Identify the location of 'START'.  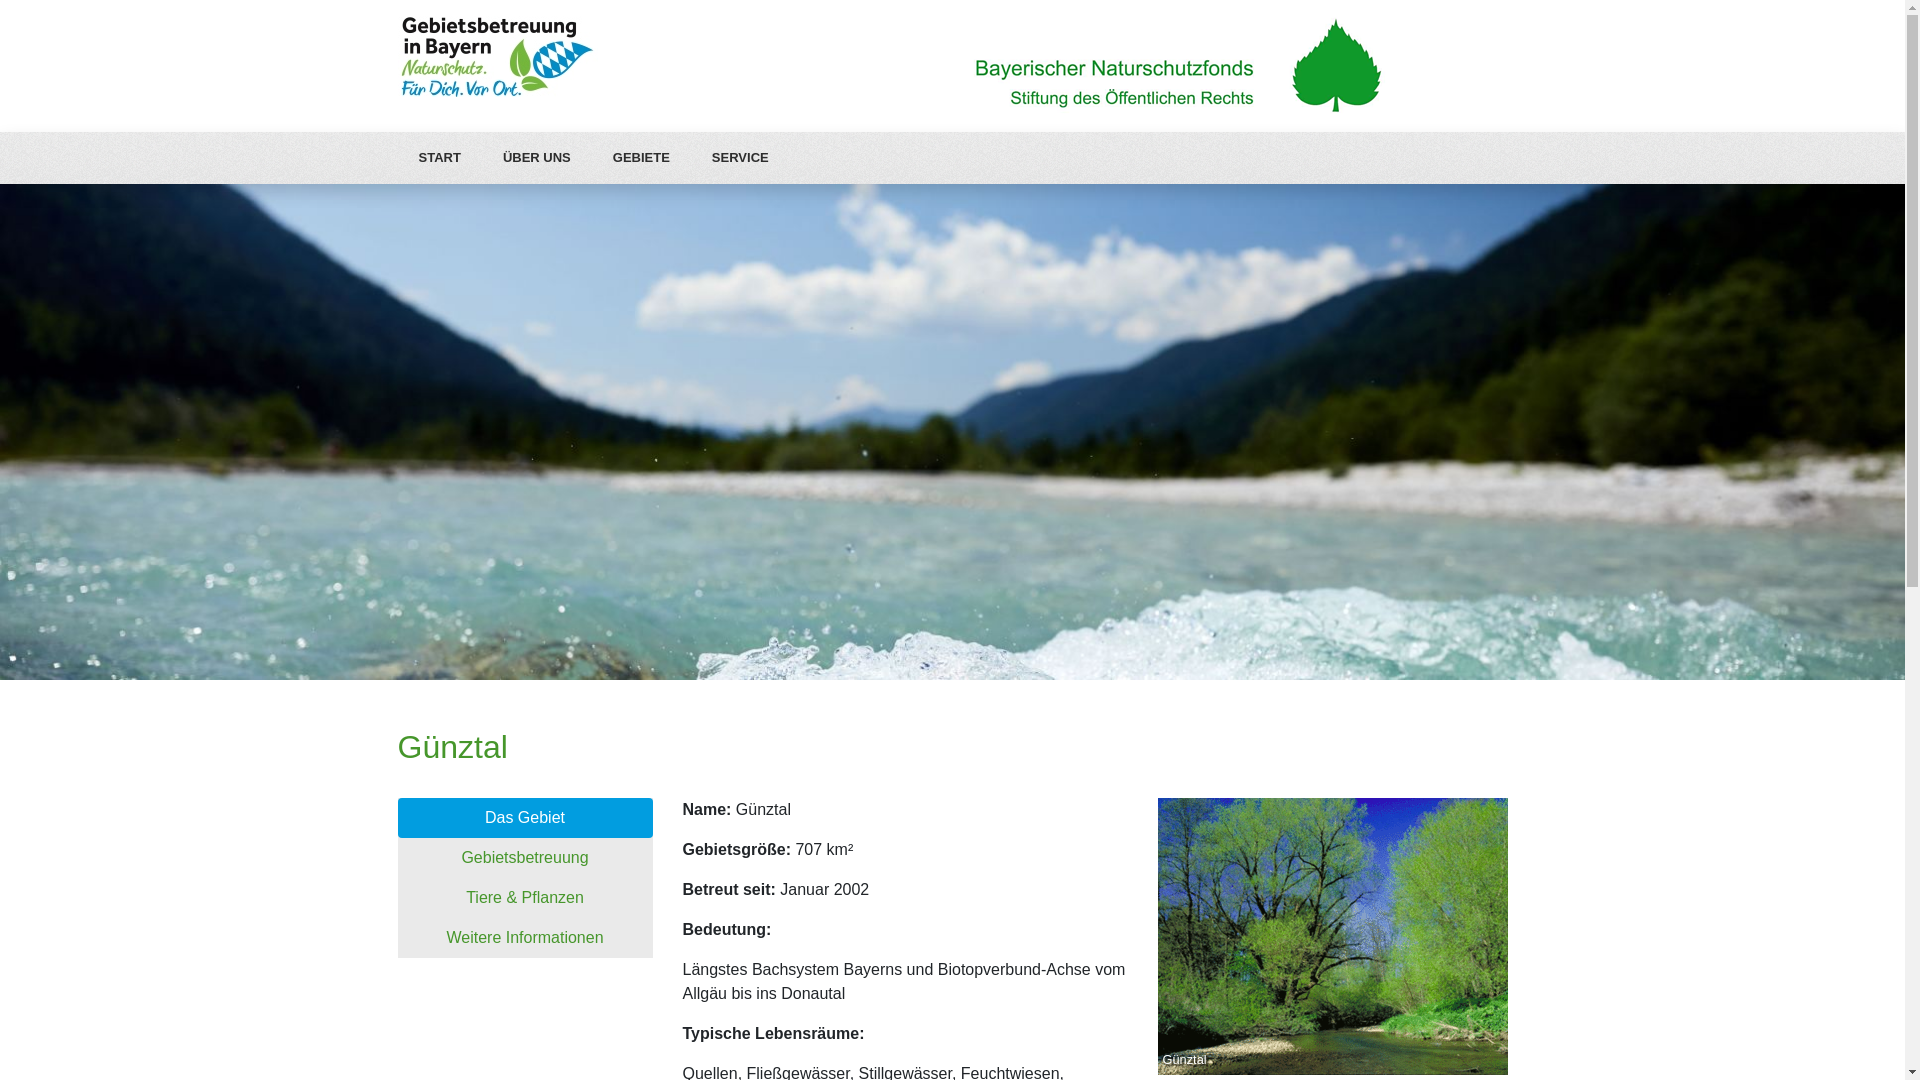
(439, 157).